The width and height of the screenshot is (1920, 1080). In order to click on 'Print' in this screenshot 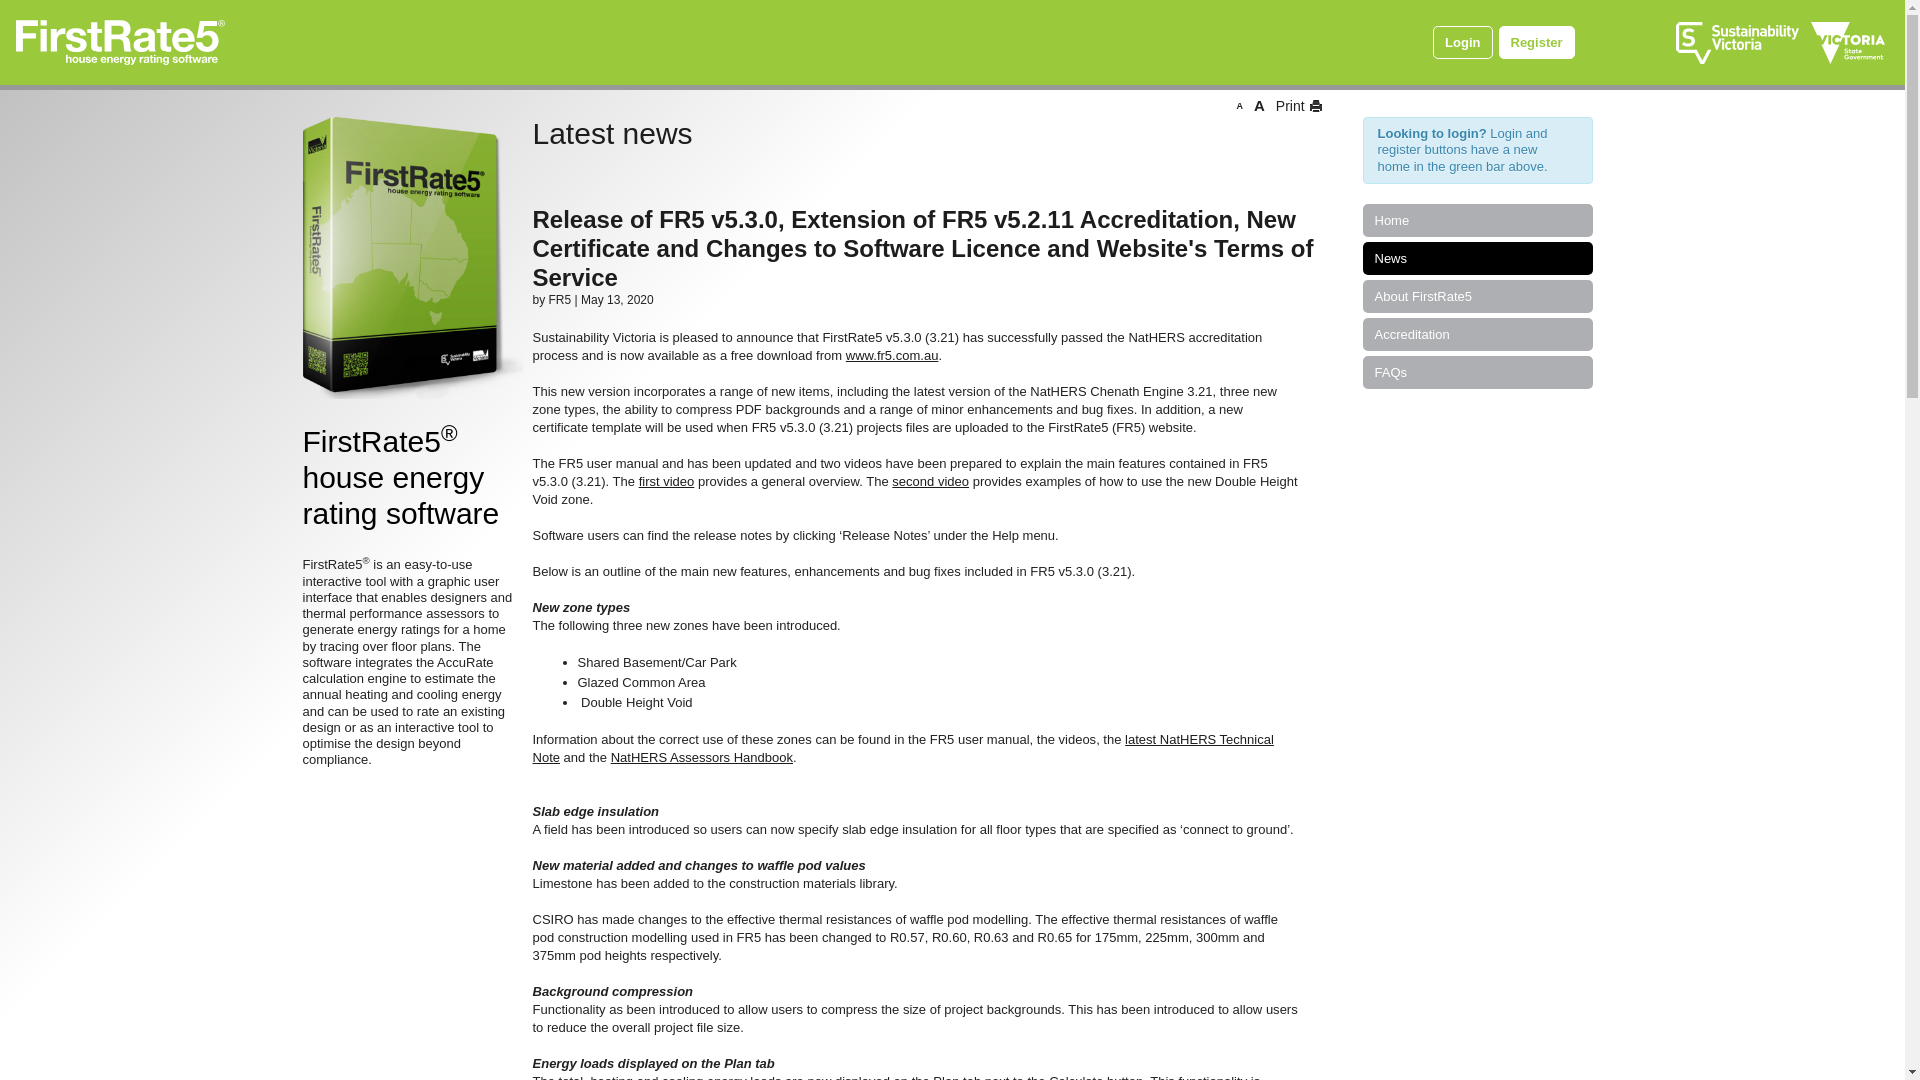, I will do `click(1296, 105)`.